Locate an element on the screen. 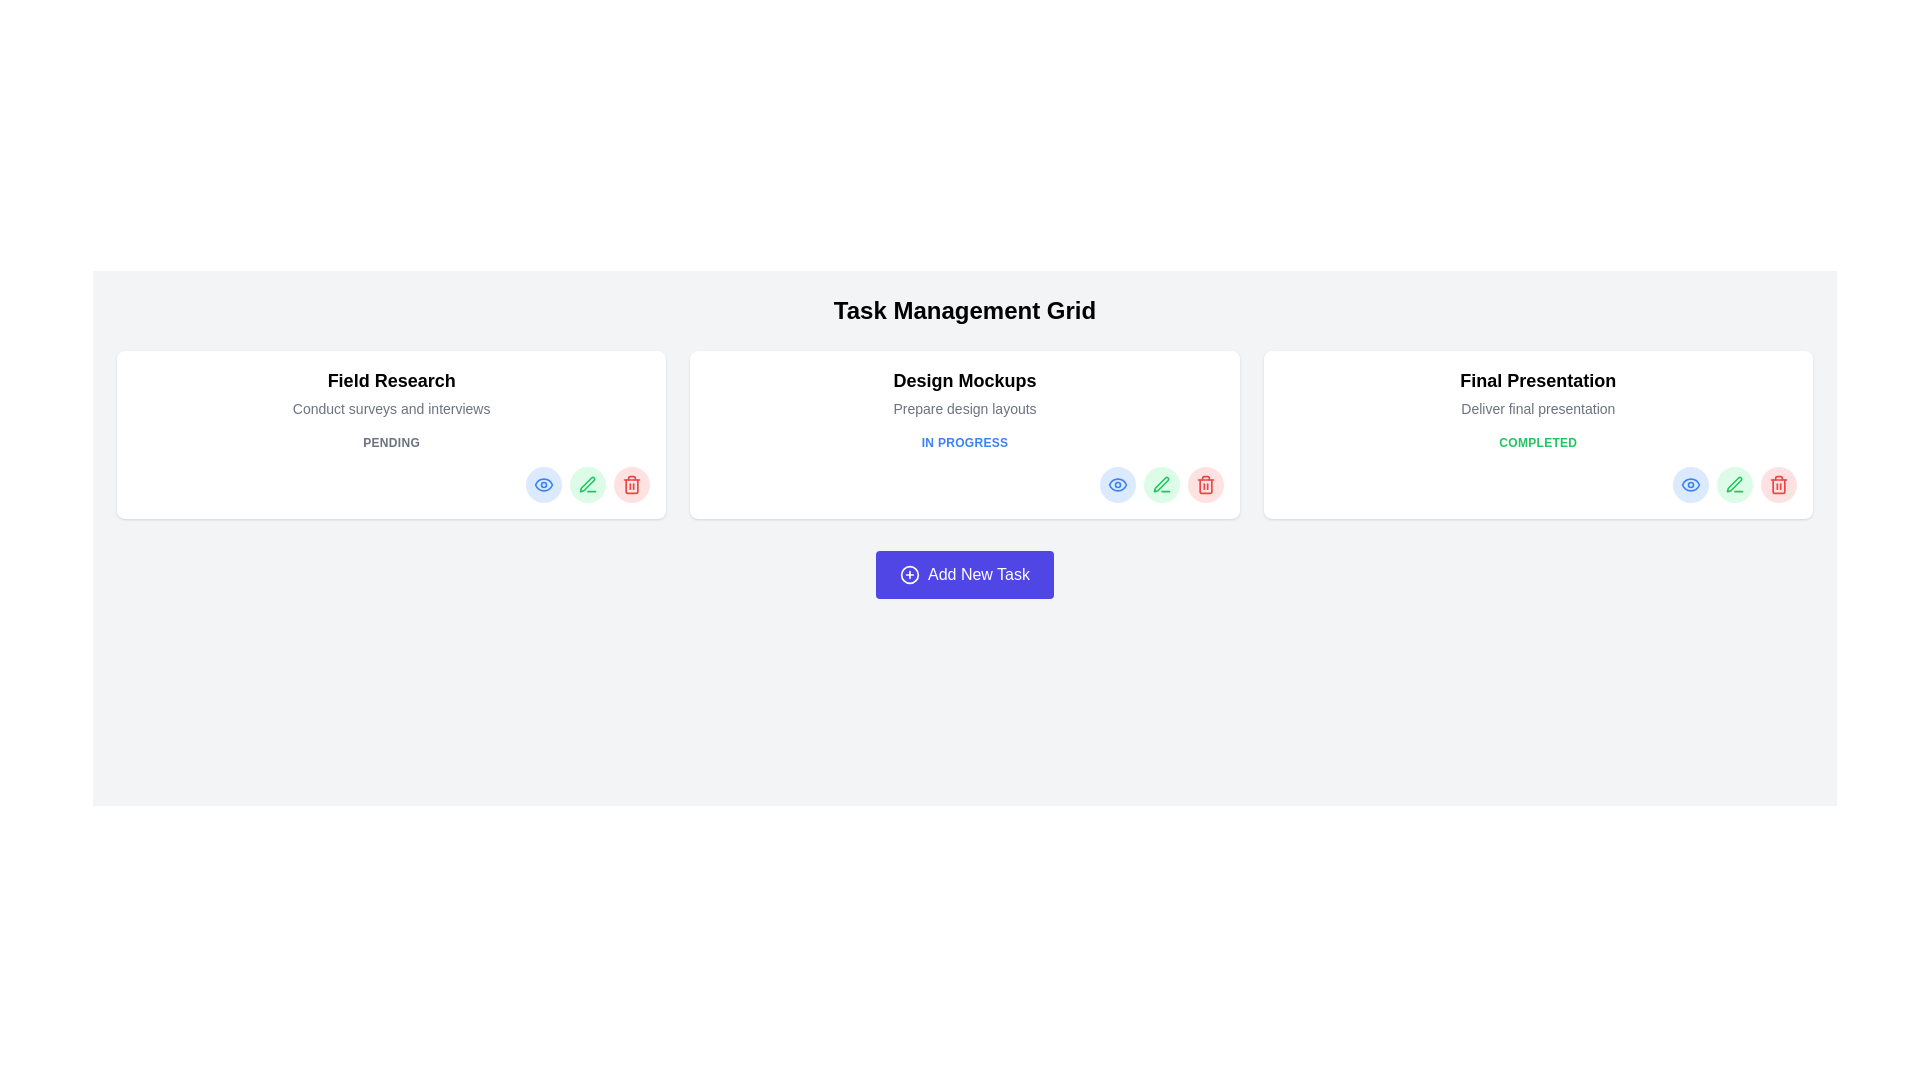 The width and height of the screenshot is (1920, 1080). the circular button with a light blue background and an eye icon located in the bottom-right corner of the 'Final Presentation' card in the third column of the task management grid is located at coordinates (1689, 485).